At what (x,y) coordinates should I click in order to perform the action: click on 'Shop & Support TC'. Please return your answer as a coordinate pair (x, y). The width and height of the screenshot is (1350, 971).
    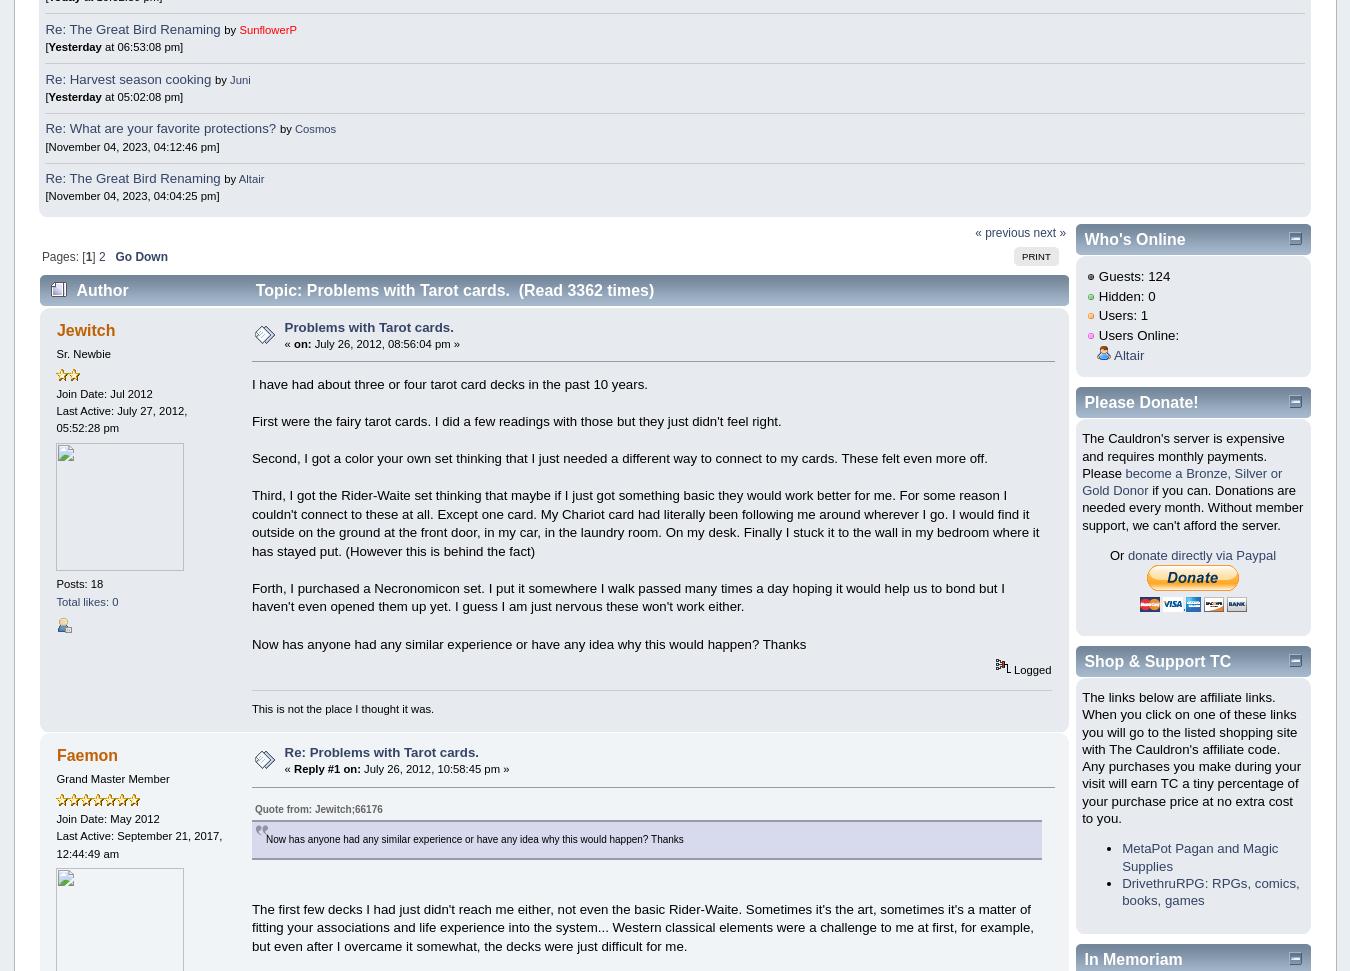
    Looking at the image, I should click on (1156, 661).